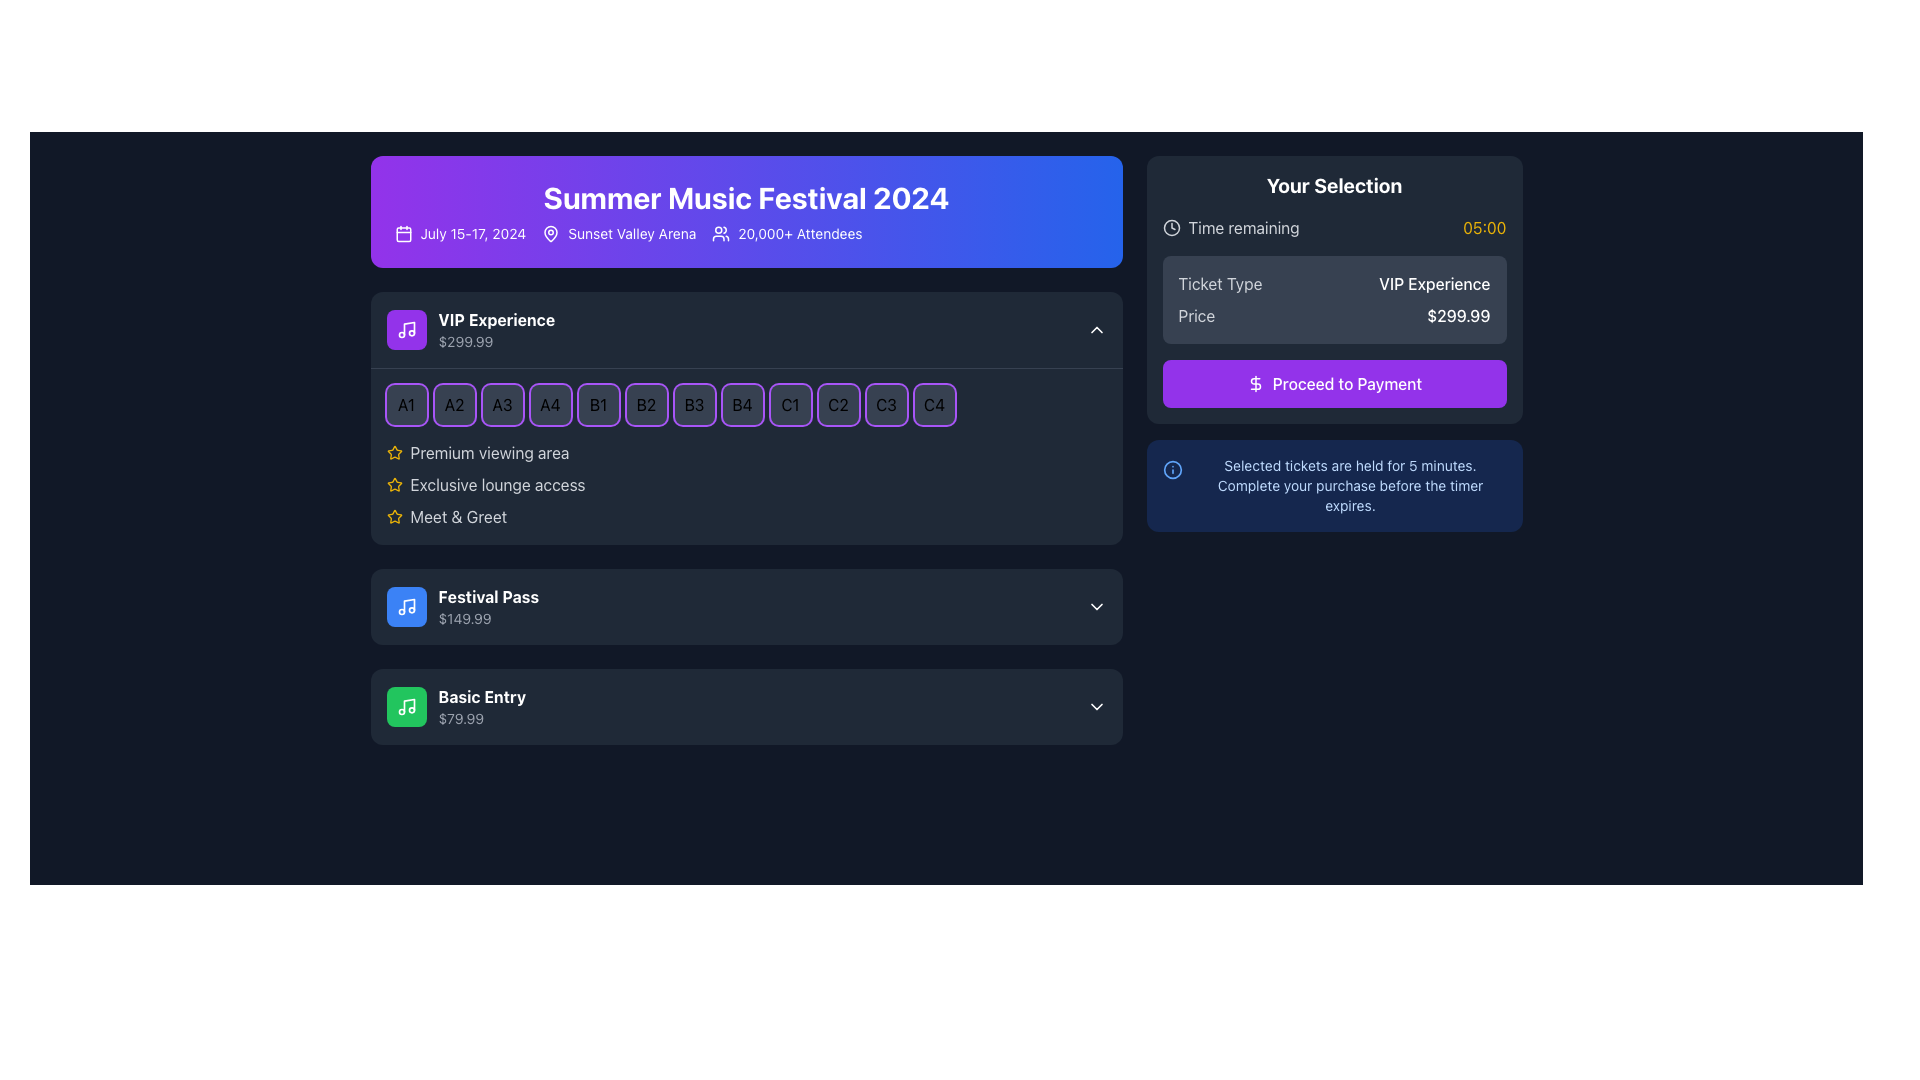 The height and width of the screenshot is (1080, 1920). What do you see at coordinates (461, 605) in the screenshot?
I see `the list item representing the Festival Pass ticket priced at $149.99` at bounding box center [461, 605].